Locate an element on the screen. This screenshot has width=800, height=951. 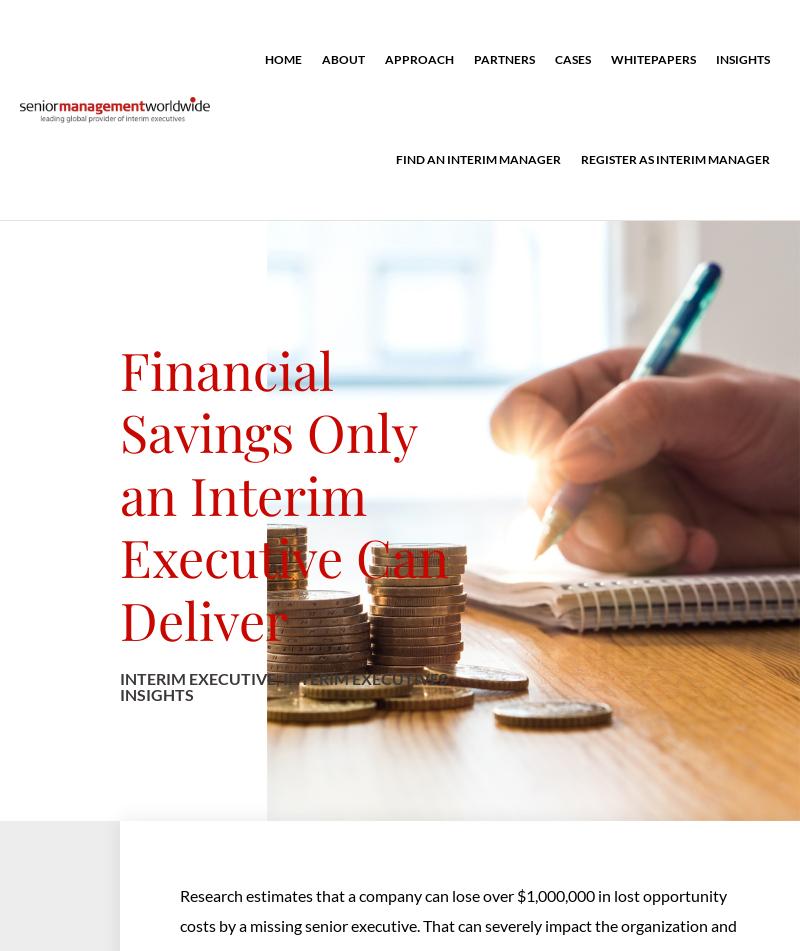
'Partners' is located at coordinates (503, 59).